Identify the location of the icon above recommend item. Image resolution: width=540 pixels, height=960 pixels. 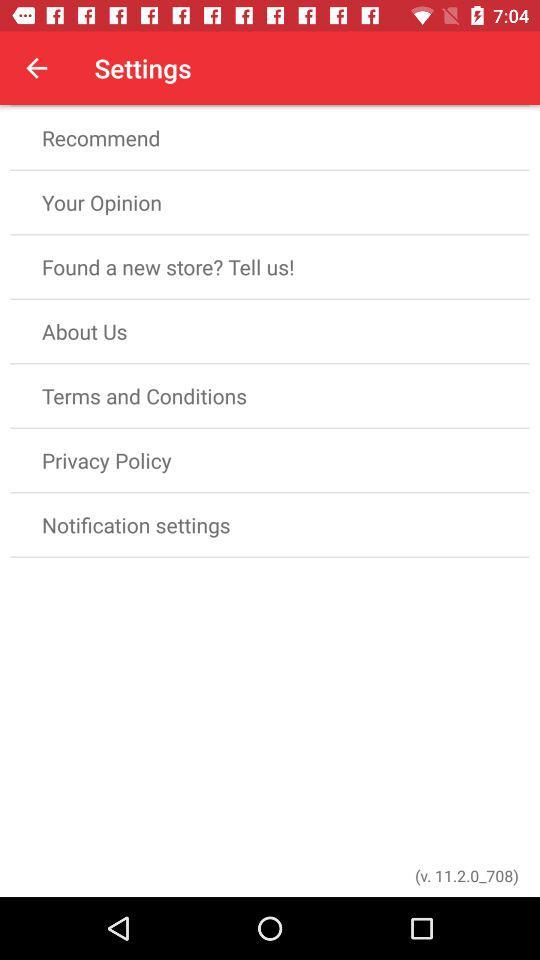
(36, 68).